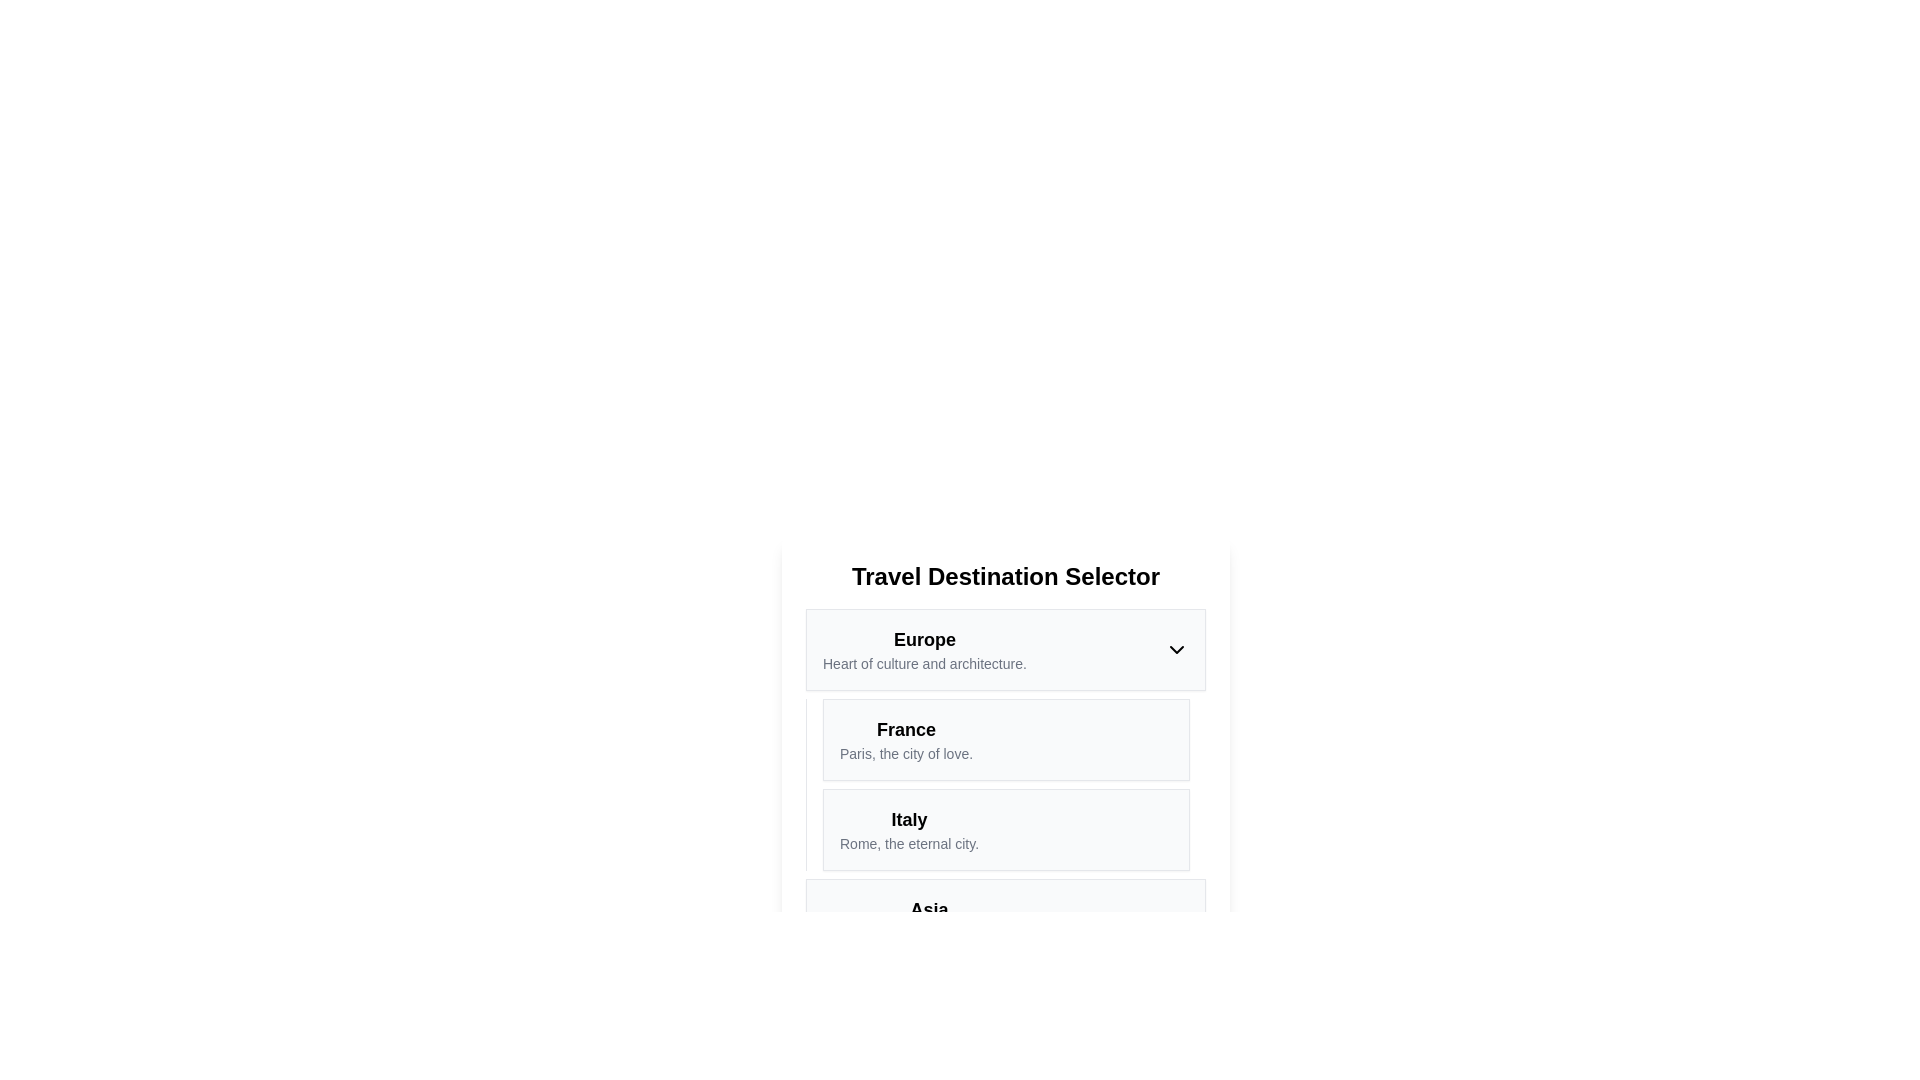  I want to click on the text label that provides a description or subtitle for the Italy section, located immediately below the bold text 'Italy' and aligned to the left margin, so click(908, 844).